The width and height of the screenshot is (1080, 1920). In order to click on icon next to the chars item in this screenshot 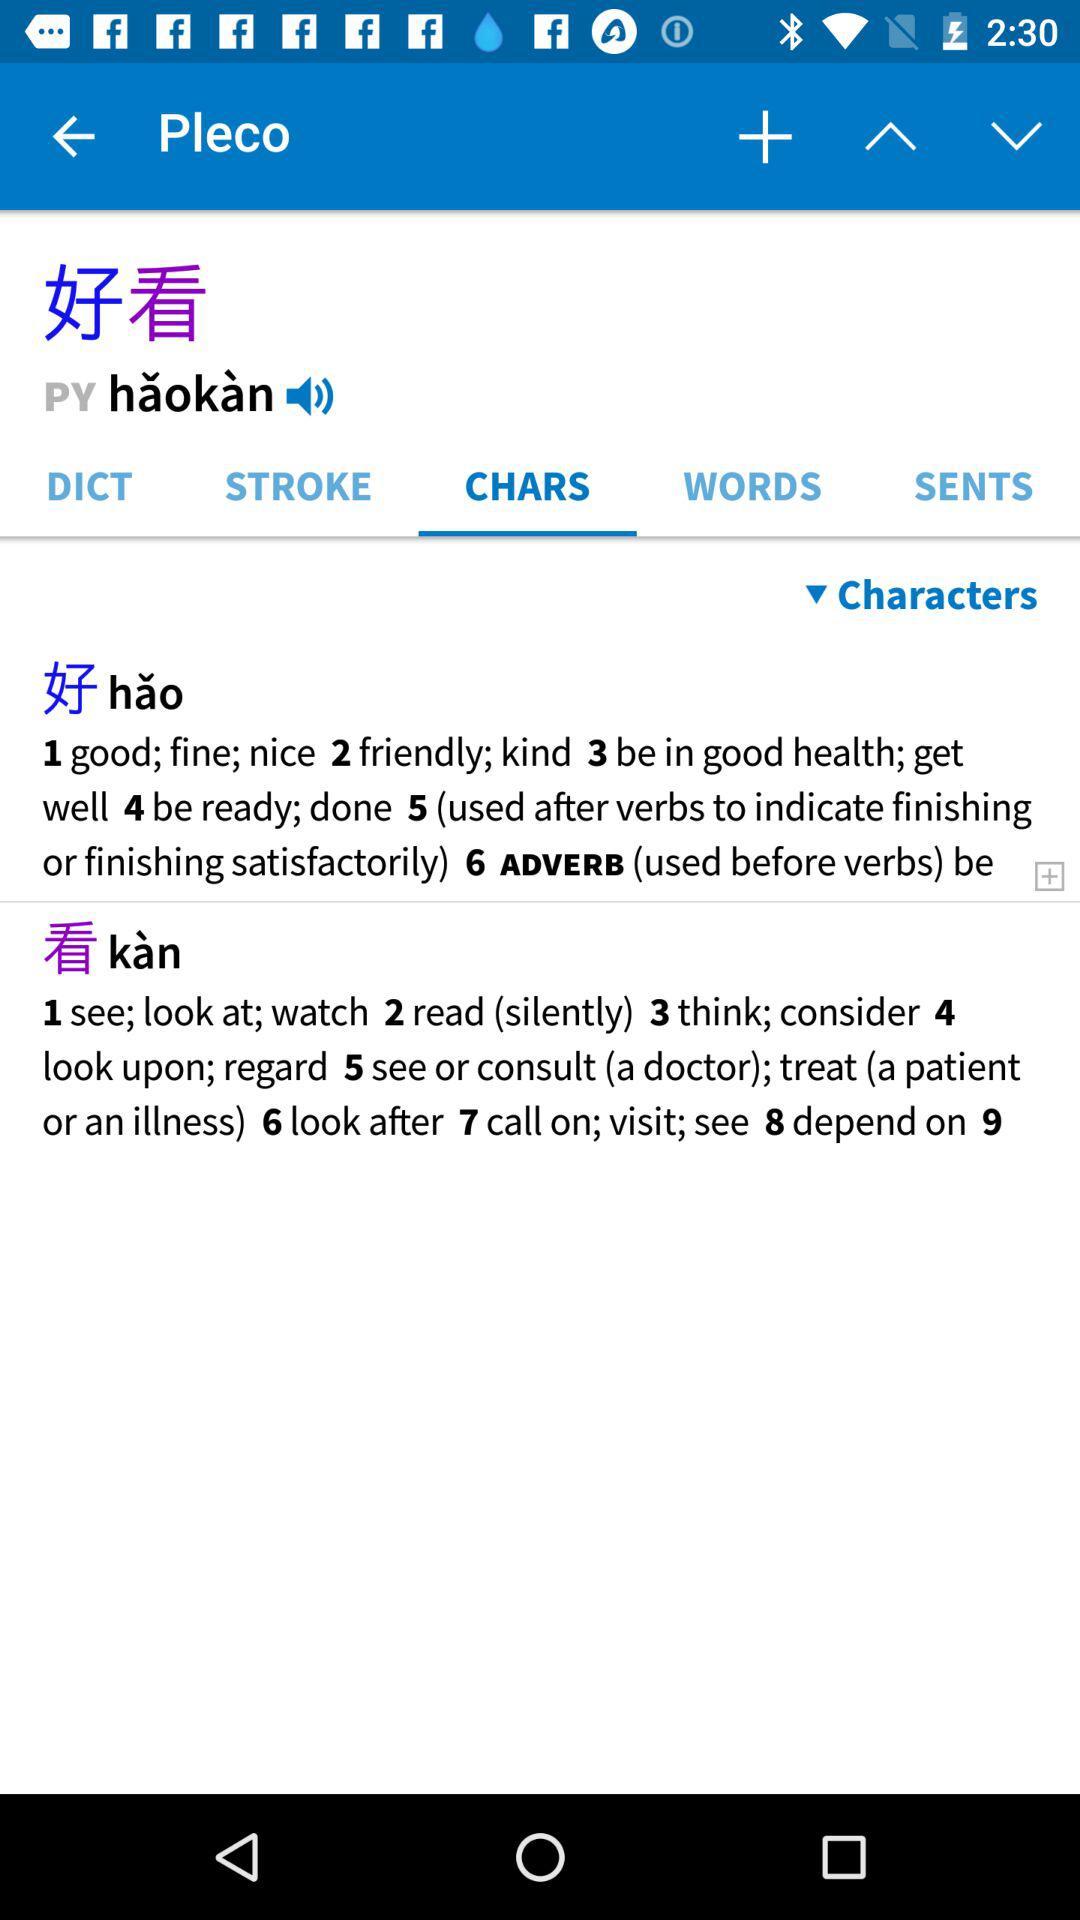, I will do `click(752, 483)`.